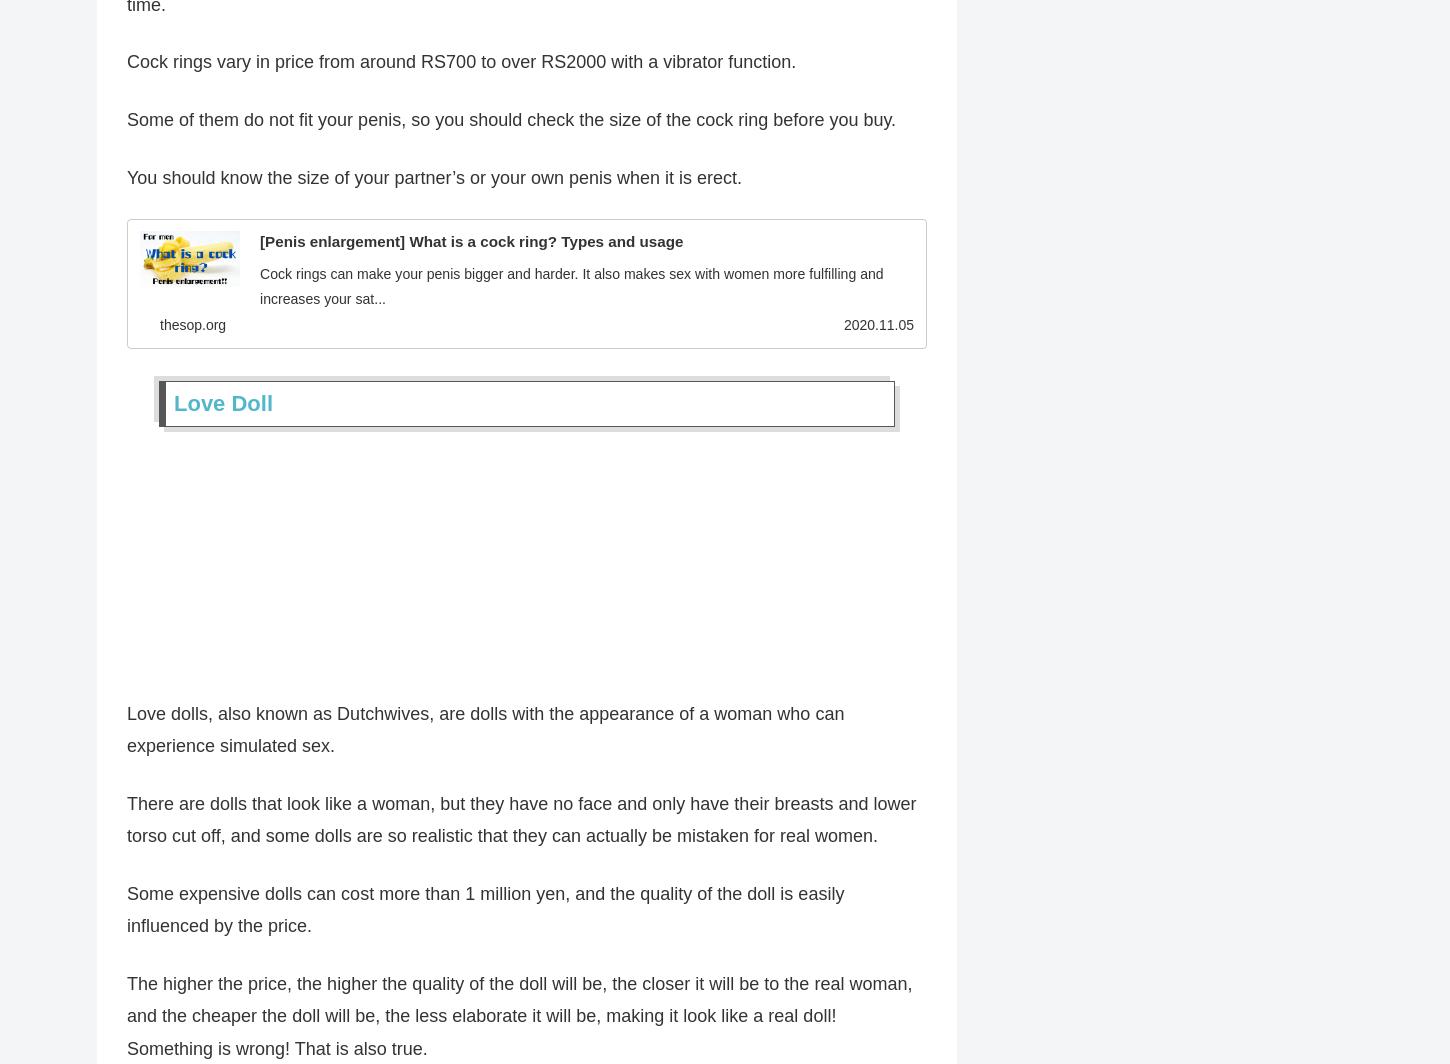 This screenshot has width=1450, height=1064. I want to click on '2020.11.05', so click(843, 328).